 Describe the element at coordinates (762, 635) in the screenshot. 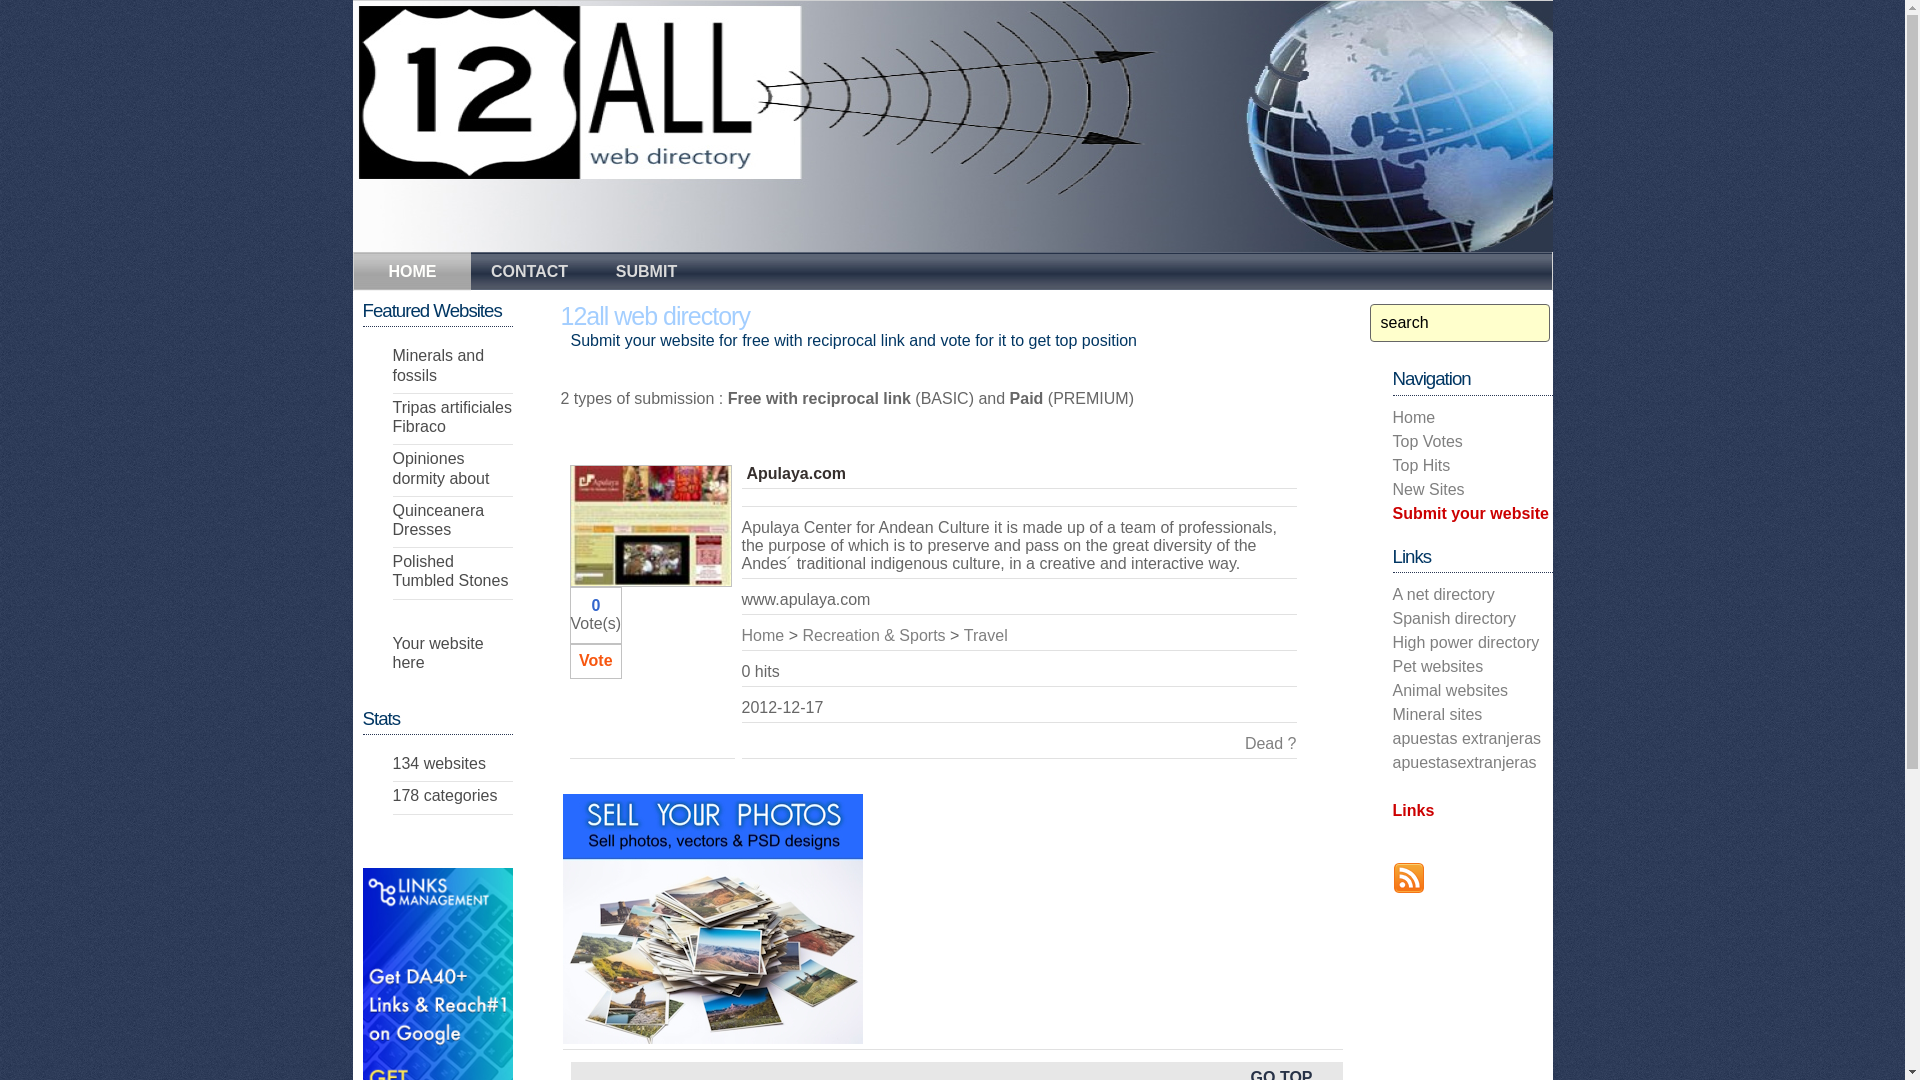

I see `'Home'` at that location.